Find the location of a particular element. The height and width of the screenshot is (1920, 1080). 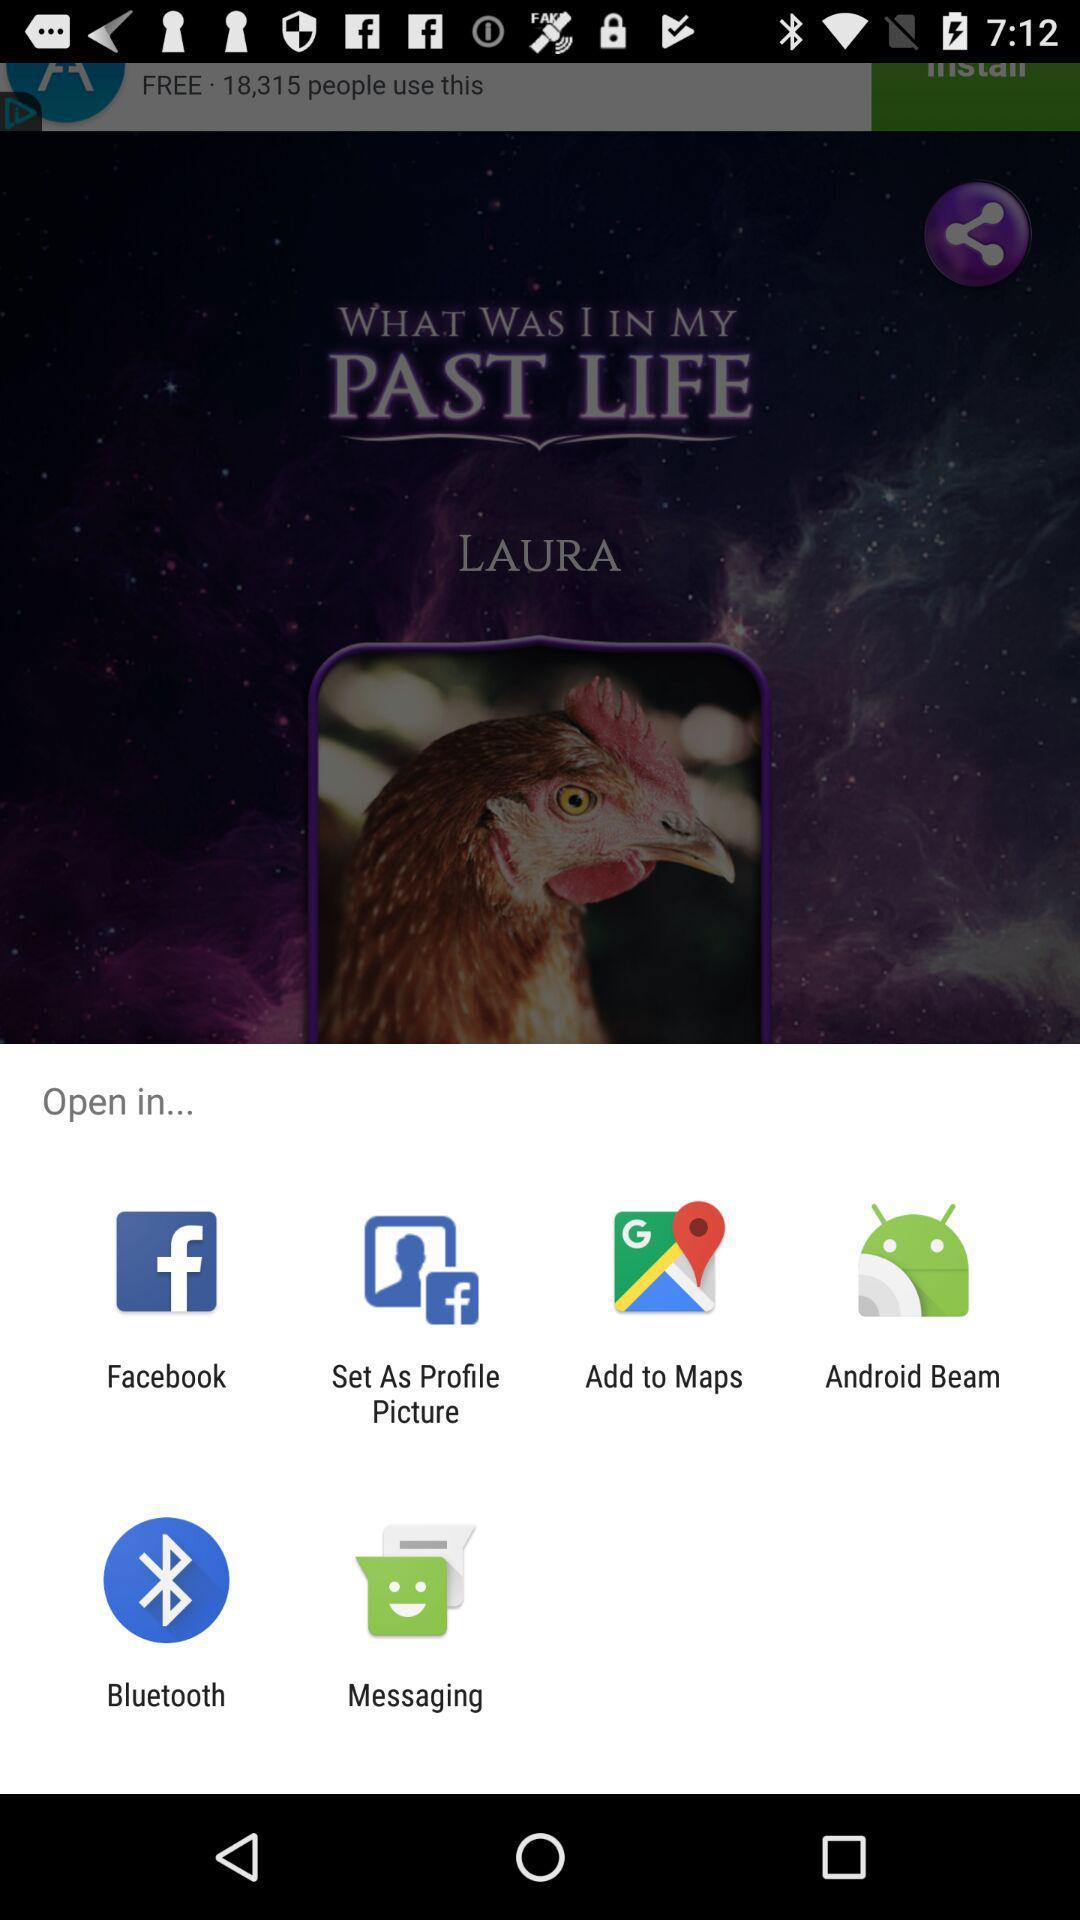

item to the left of the messaging is located at coordinates (165, 1711).